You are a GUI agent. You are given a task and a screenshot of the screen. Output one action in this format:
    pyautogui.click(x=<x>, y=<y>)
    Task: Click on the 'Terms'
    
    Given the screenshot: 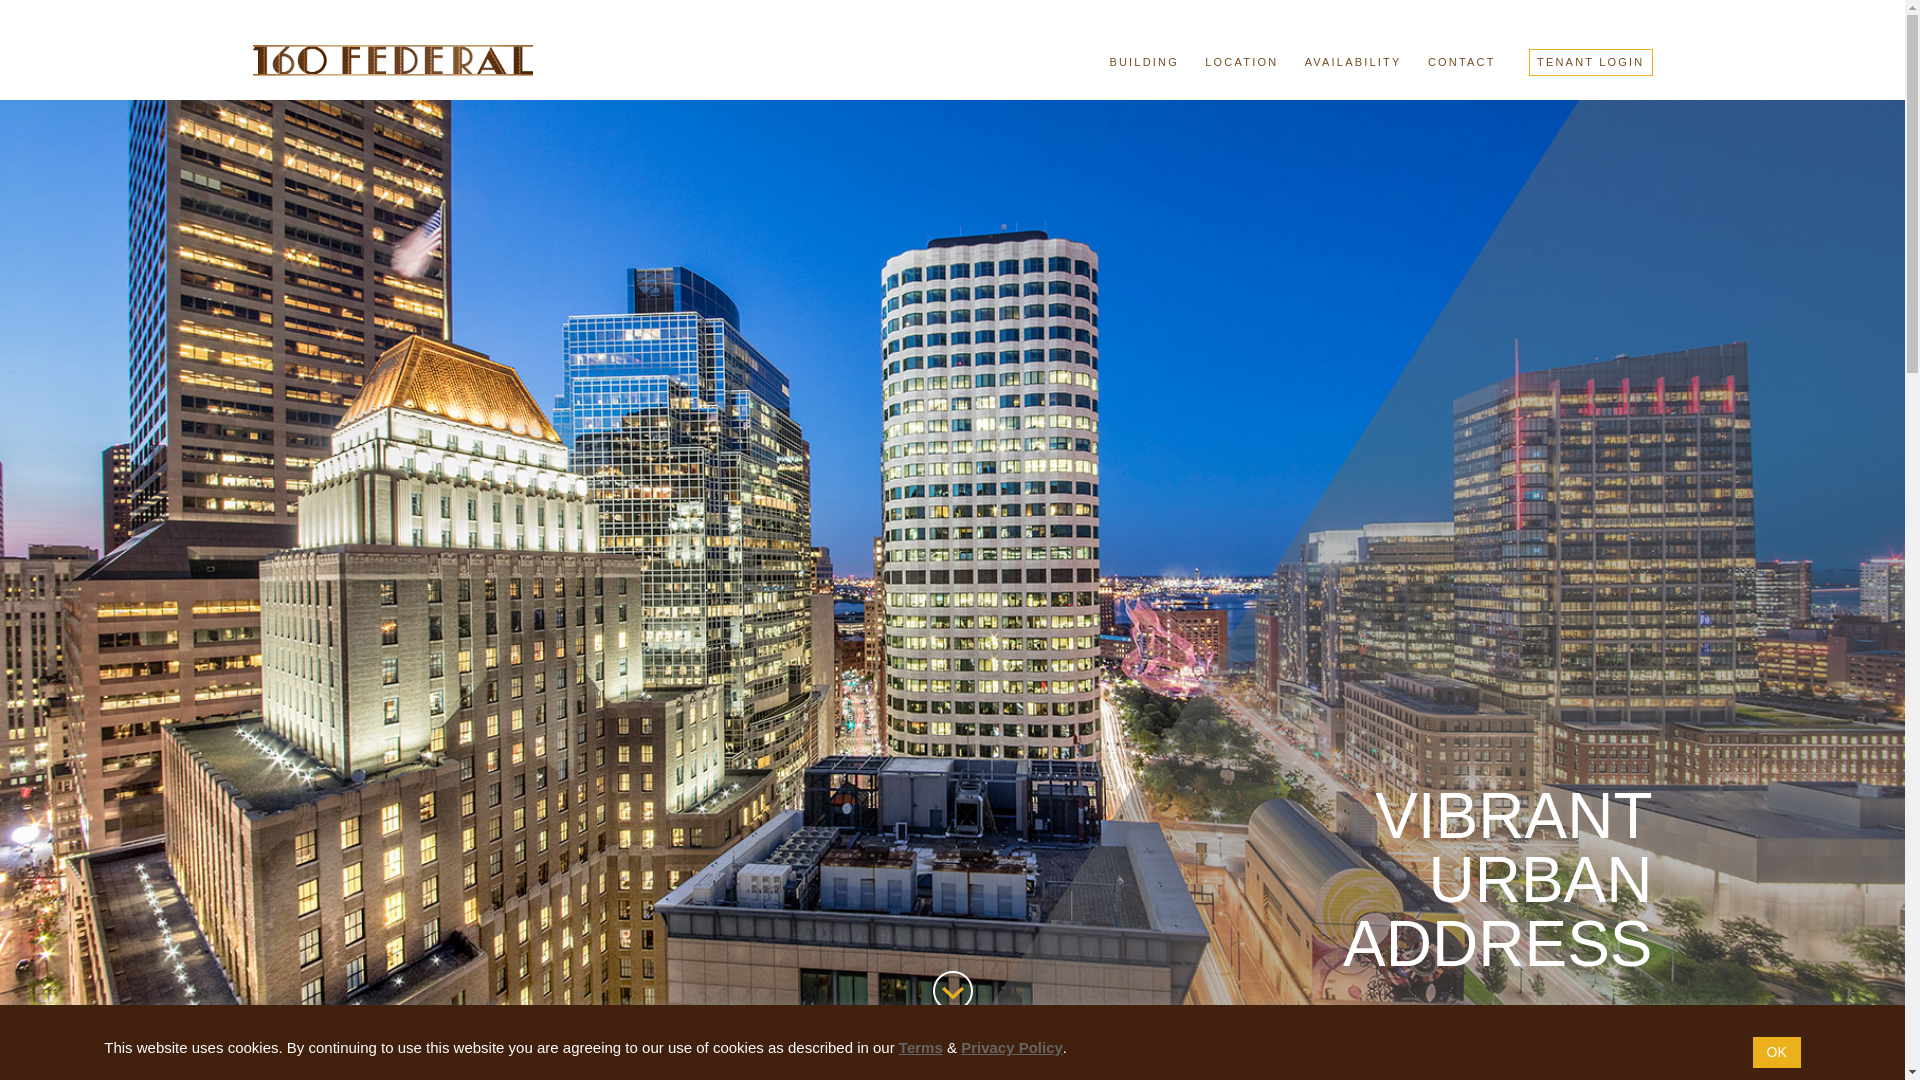 What is the action you would take?
    pyautogui.click(x=897, y=1046)
    